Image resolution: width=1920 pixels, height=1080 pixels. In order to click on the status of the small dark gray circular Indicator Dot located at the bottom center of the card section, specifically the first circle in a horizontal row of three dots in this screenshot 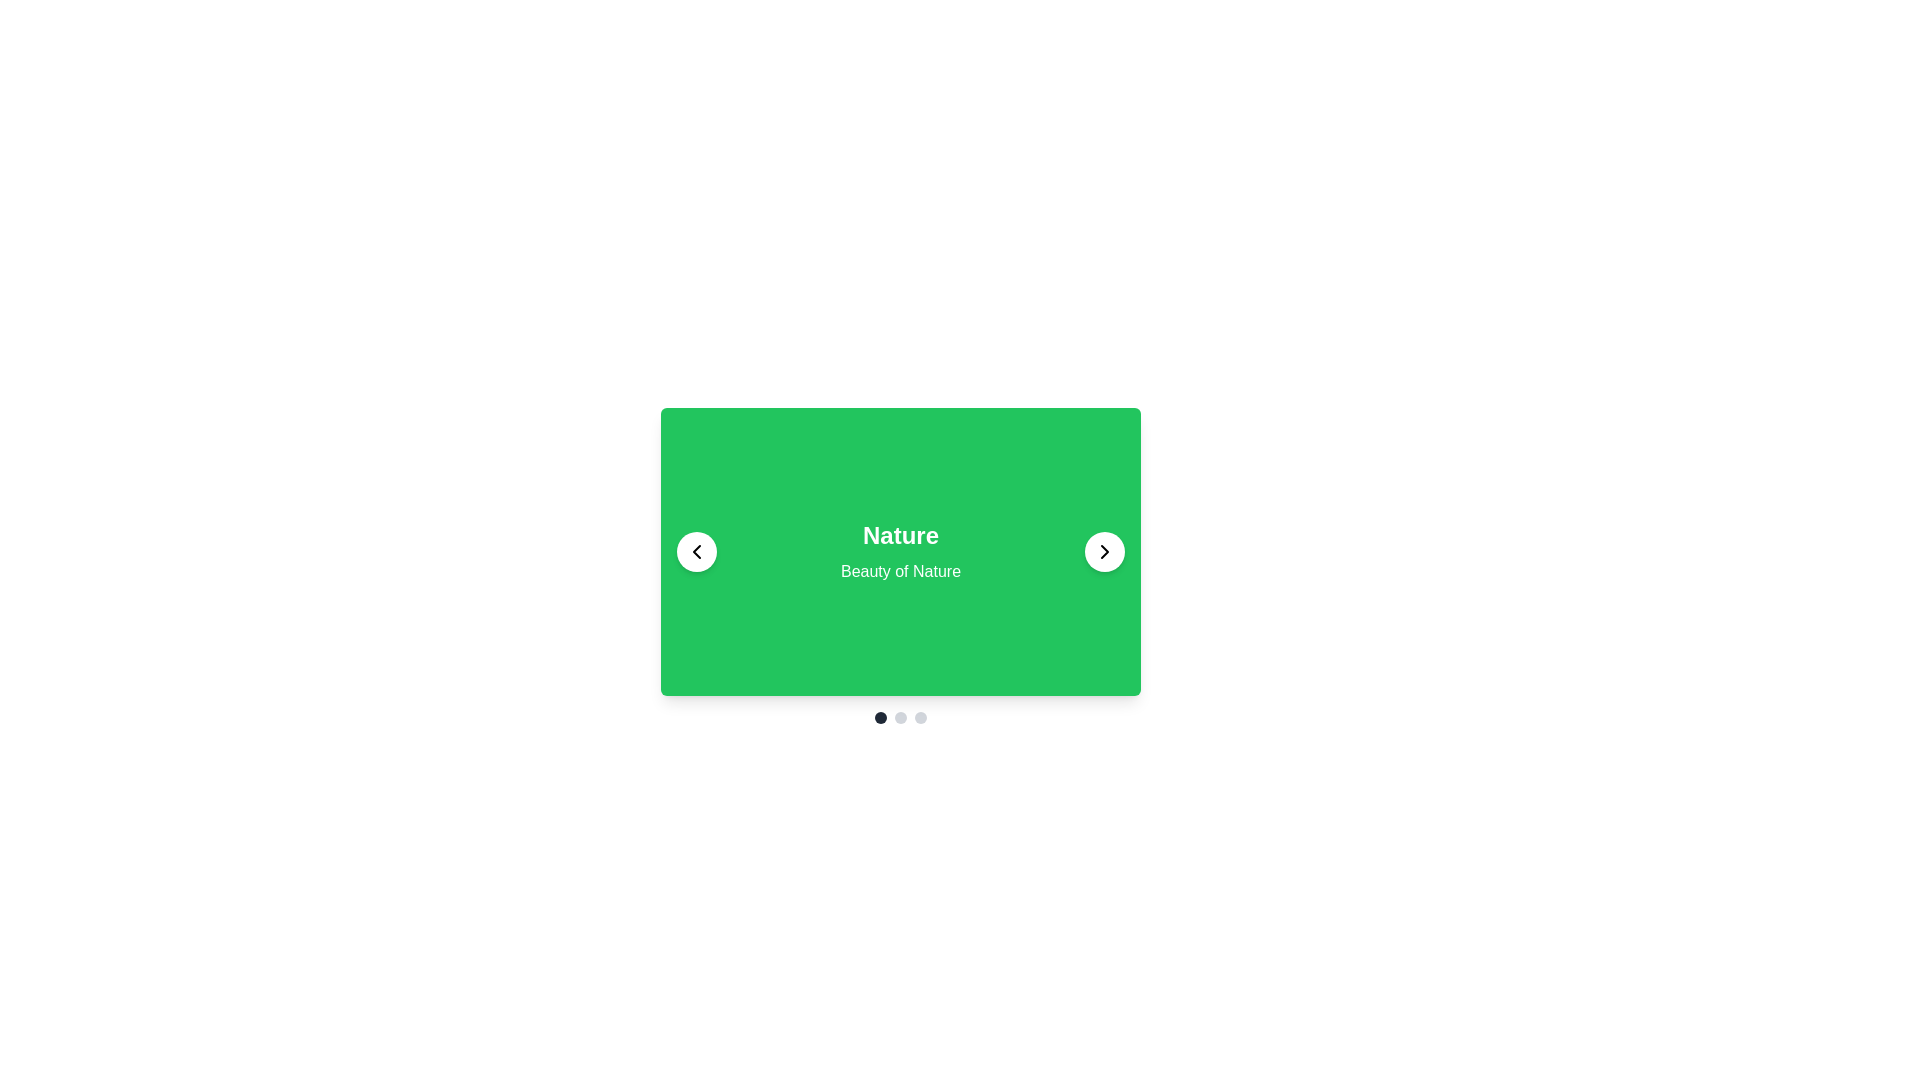, I will do `click(880, 716)`.